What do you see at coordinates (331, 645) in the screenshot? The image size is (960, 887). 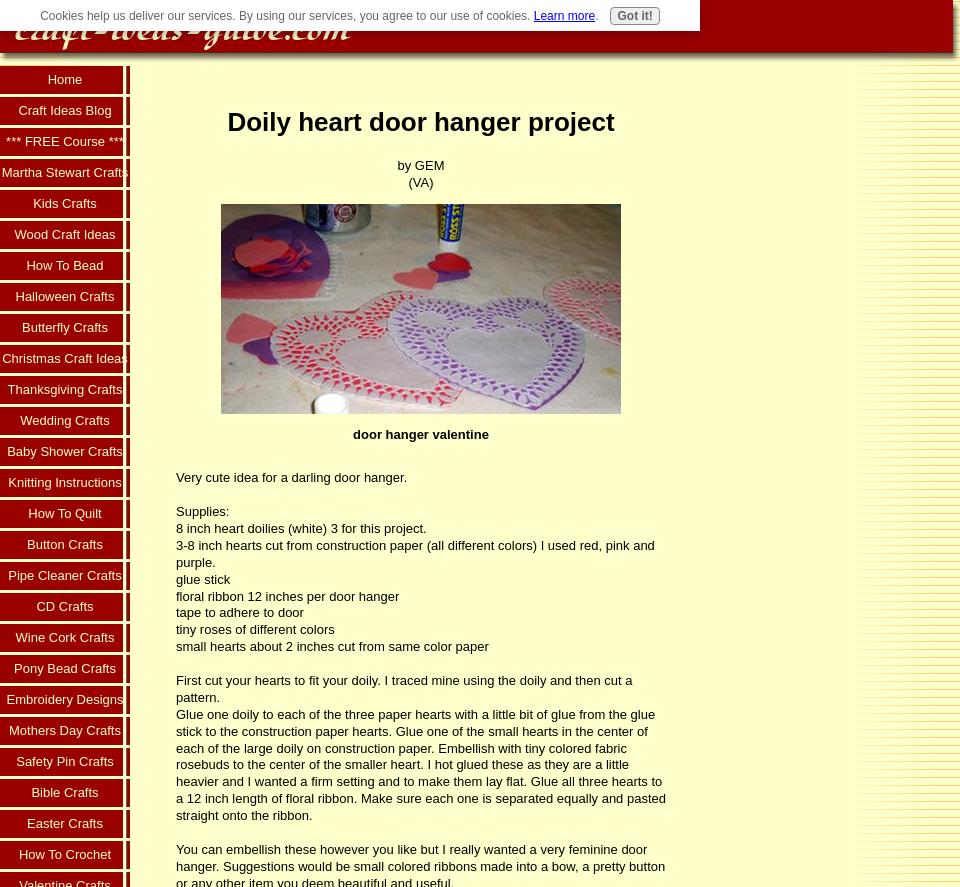 I see `'small hearts about 2 inches cut from same color paper'` at bounding box center [331, 645].